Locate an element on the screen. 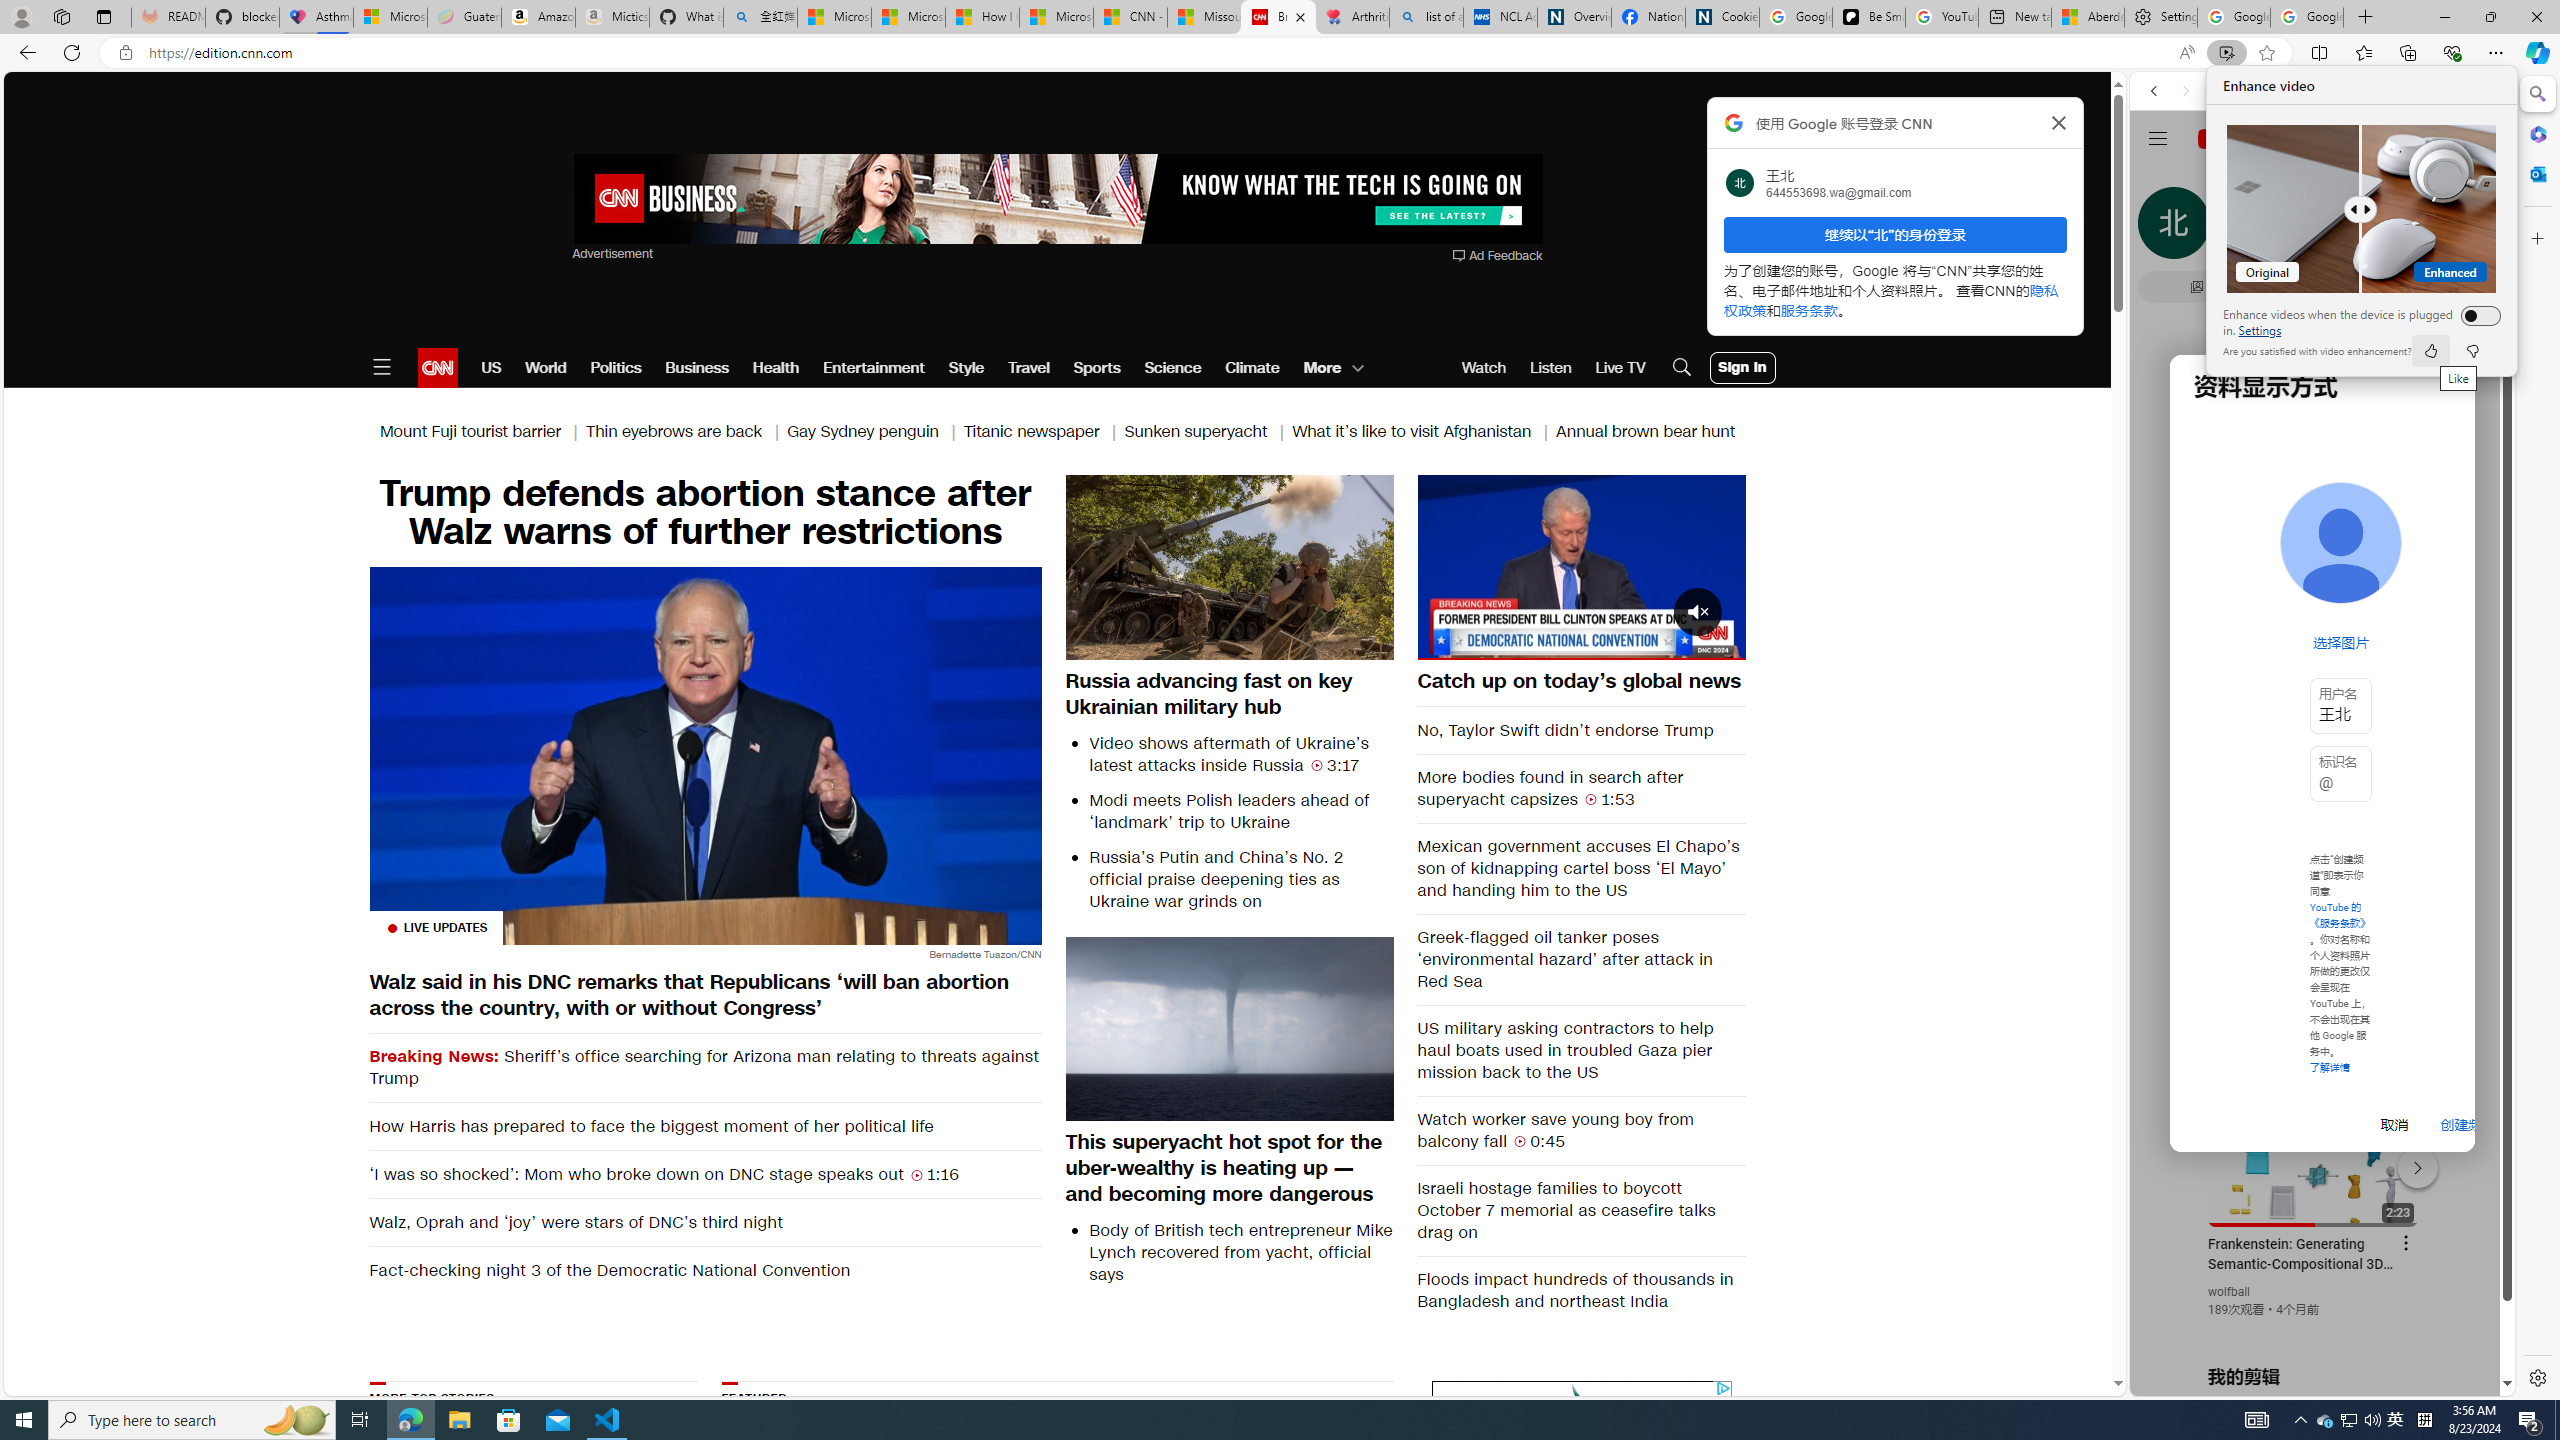  'you' is located at coordinates (2314, 1328).